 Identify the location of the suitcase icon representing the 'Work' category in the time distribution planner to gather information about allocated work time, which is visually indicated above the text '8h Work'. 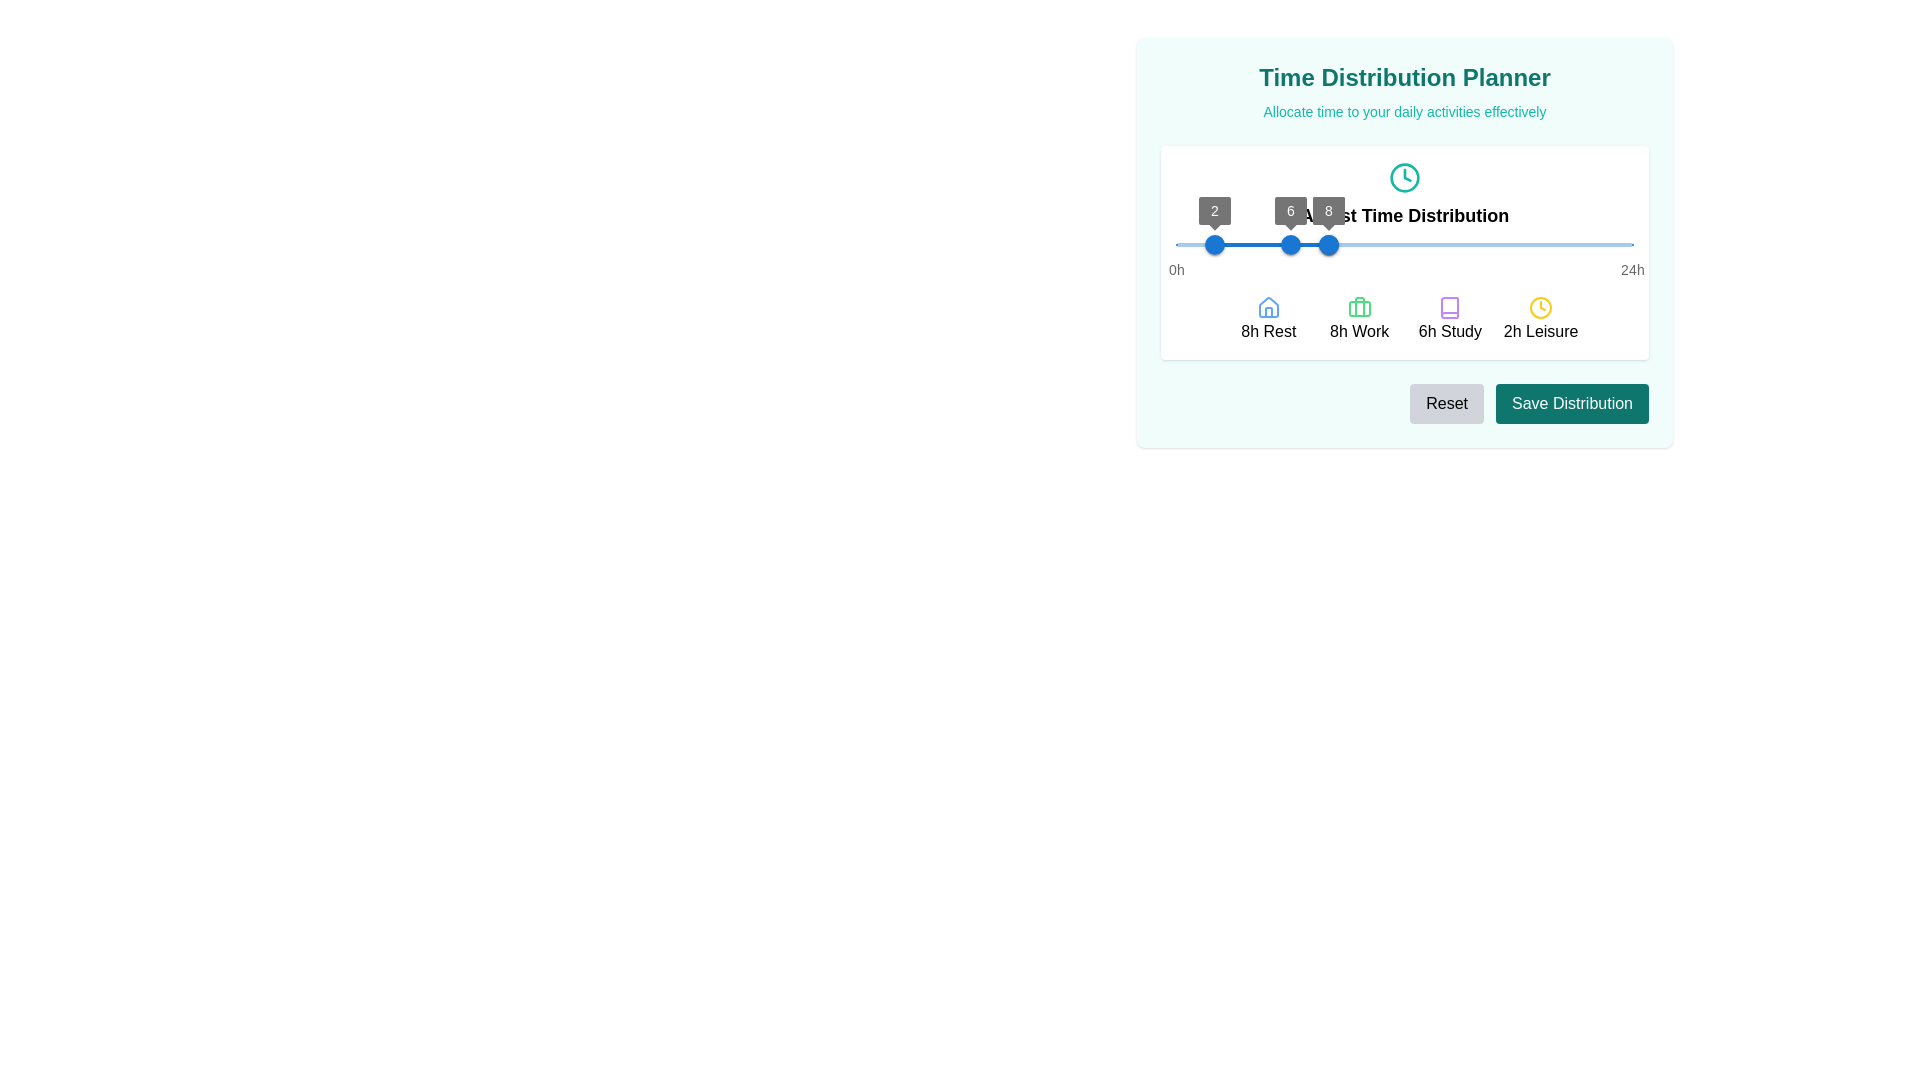
(1359, 308).